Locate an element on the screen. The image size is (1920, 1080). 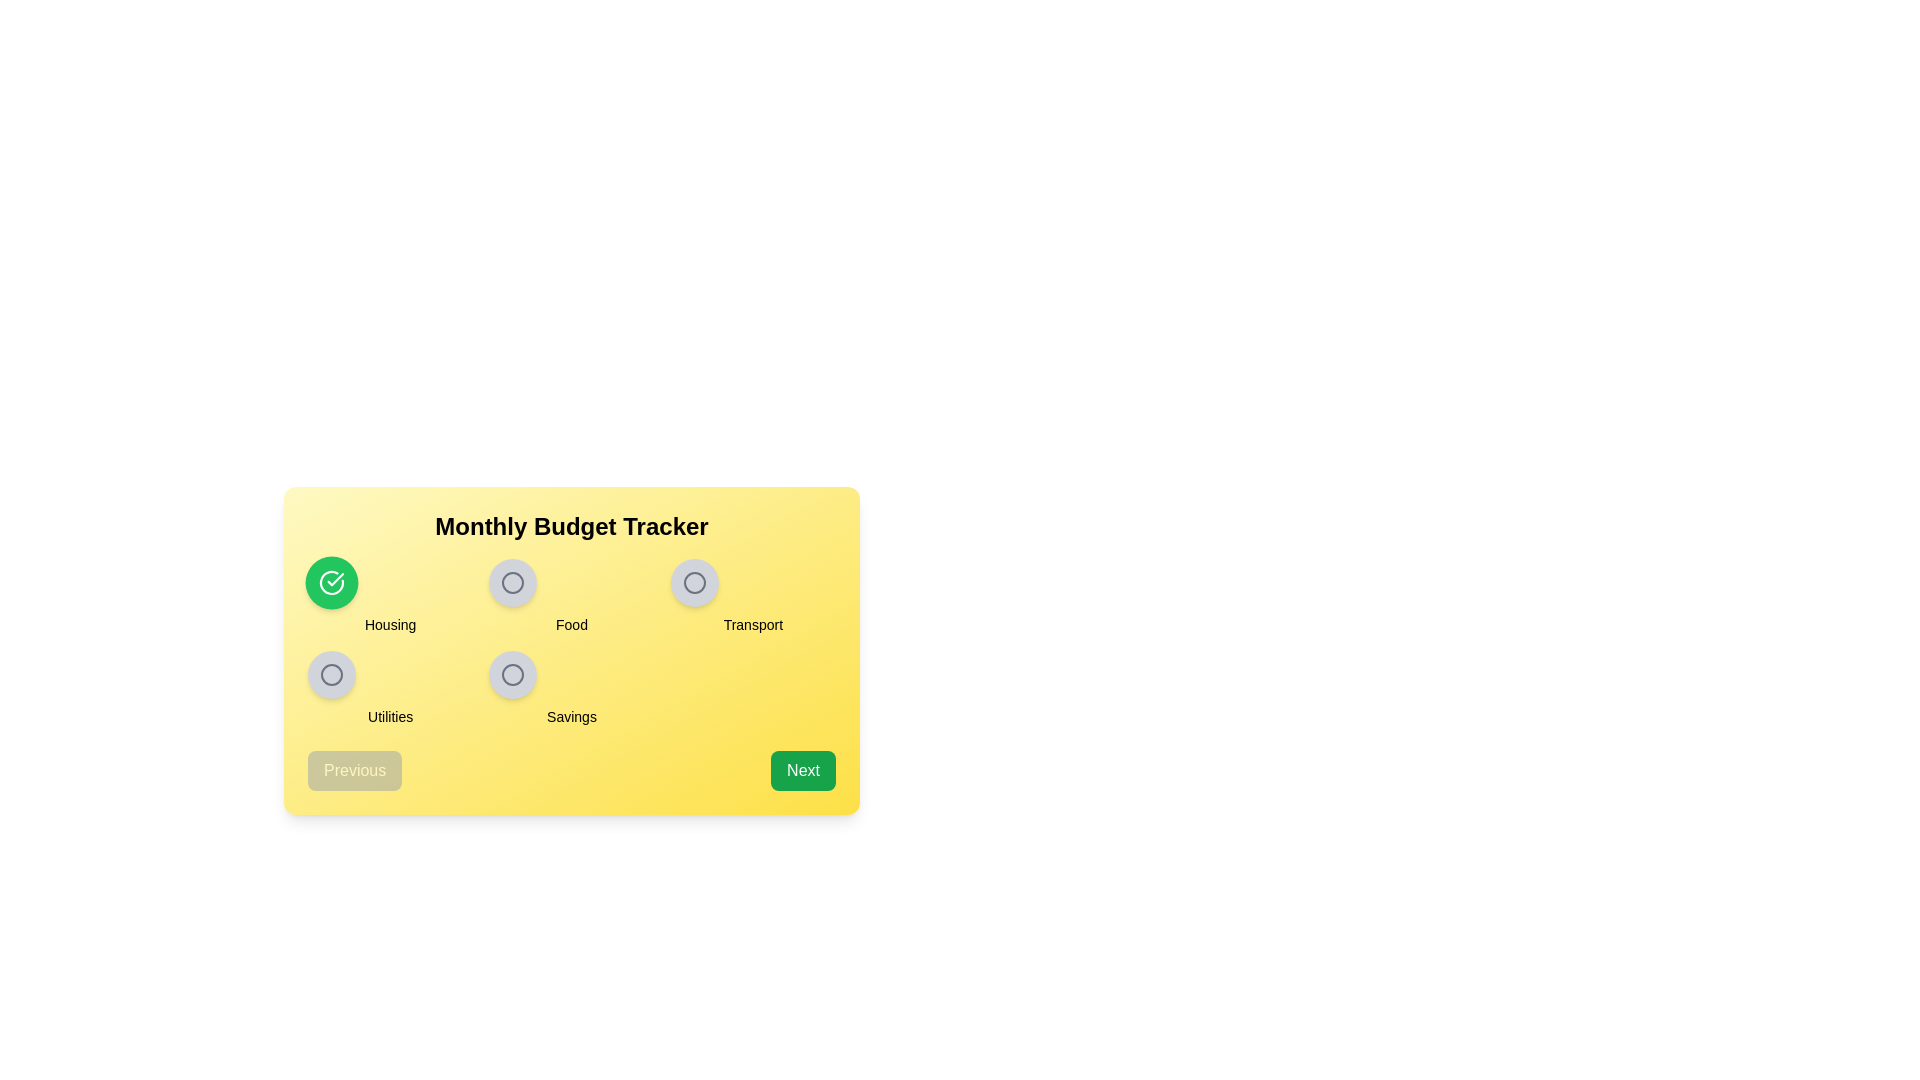
the green circular button labeled 'Housing' that contains a check mark within the 'Monthly Budget Tracker' section is located at coordinates (335, 579).